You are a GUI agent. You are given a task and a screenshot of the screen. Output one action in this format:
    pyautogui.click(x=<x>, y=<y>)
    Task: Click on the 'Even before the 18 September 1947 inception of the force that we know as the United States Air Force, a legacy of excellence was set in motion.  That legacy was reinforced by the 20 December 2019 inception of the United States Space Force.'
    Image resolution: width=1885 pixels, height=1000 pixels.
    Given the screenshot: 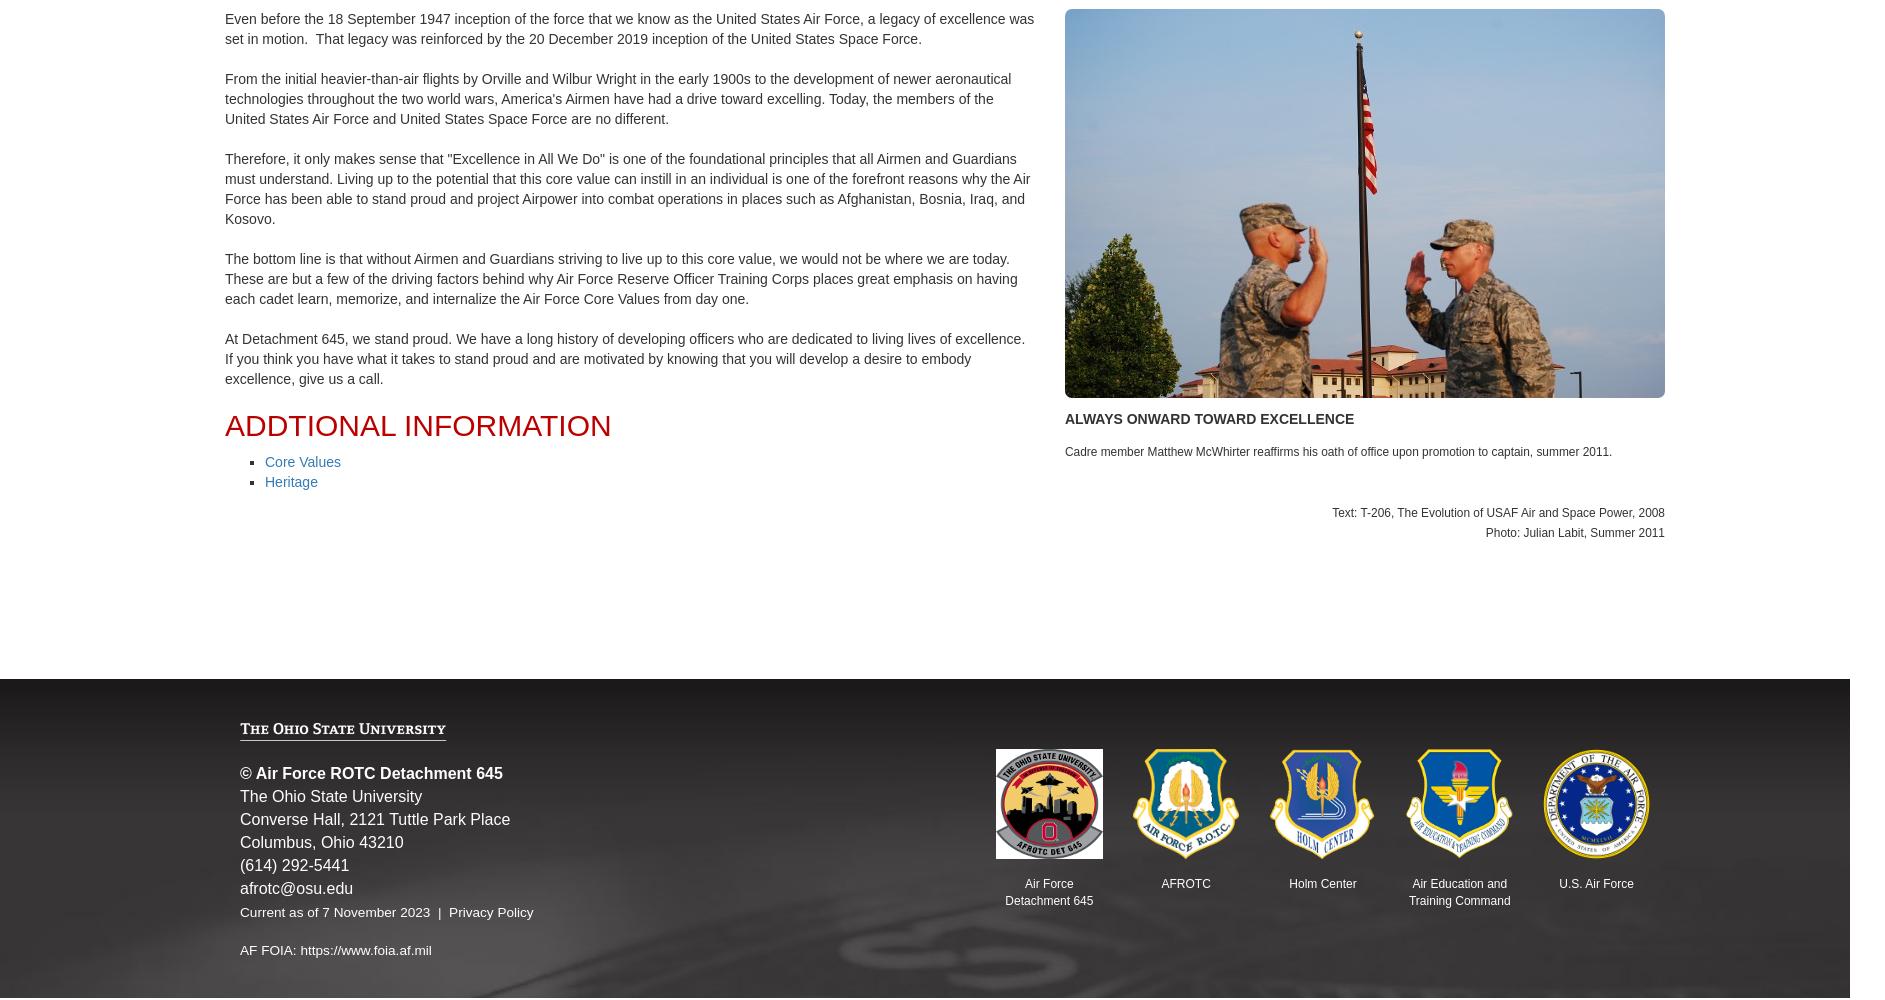 What is the action you would take?
    pyautogui.click(x=628, y=28)
    